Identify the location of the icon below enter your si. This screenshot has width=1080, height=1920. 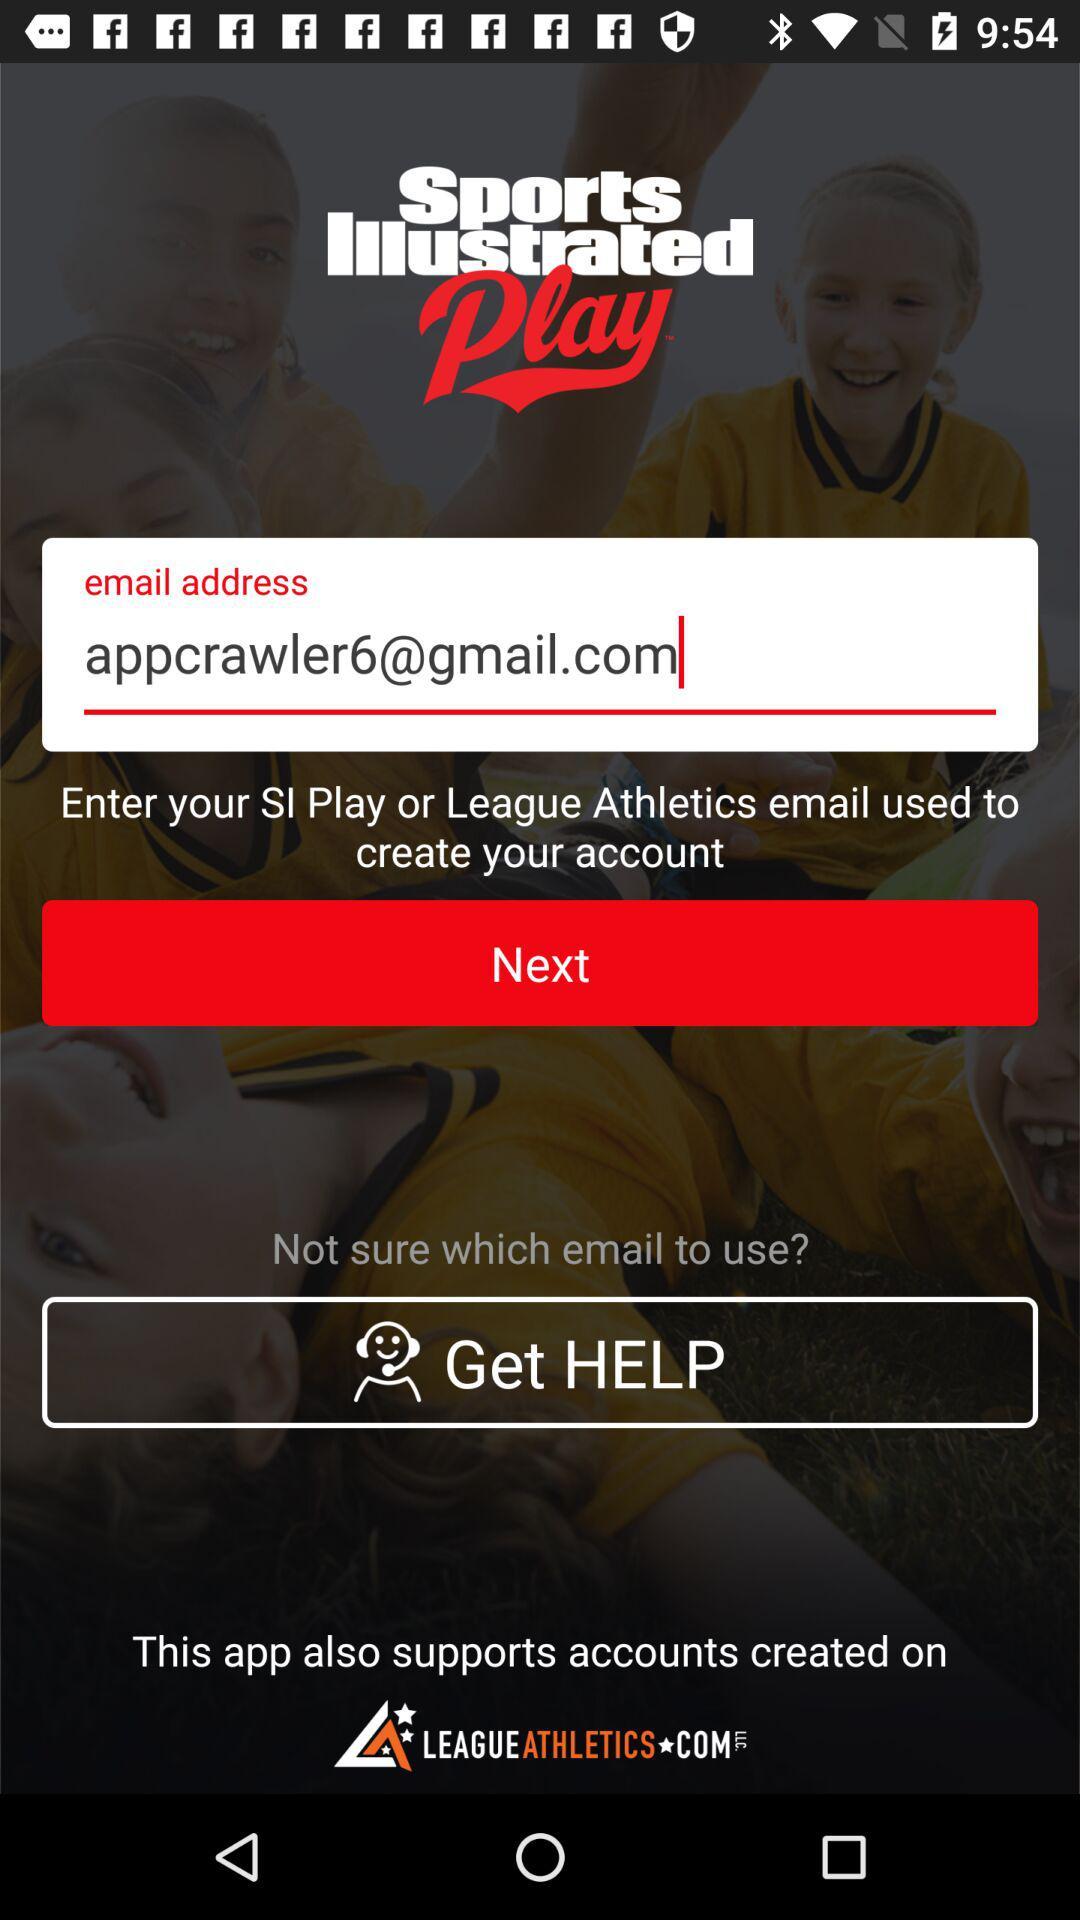
(540, 963).